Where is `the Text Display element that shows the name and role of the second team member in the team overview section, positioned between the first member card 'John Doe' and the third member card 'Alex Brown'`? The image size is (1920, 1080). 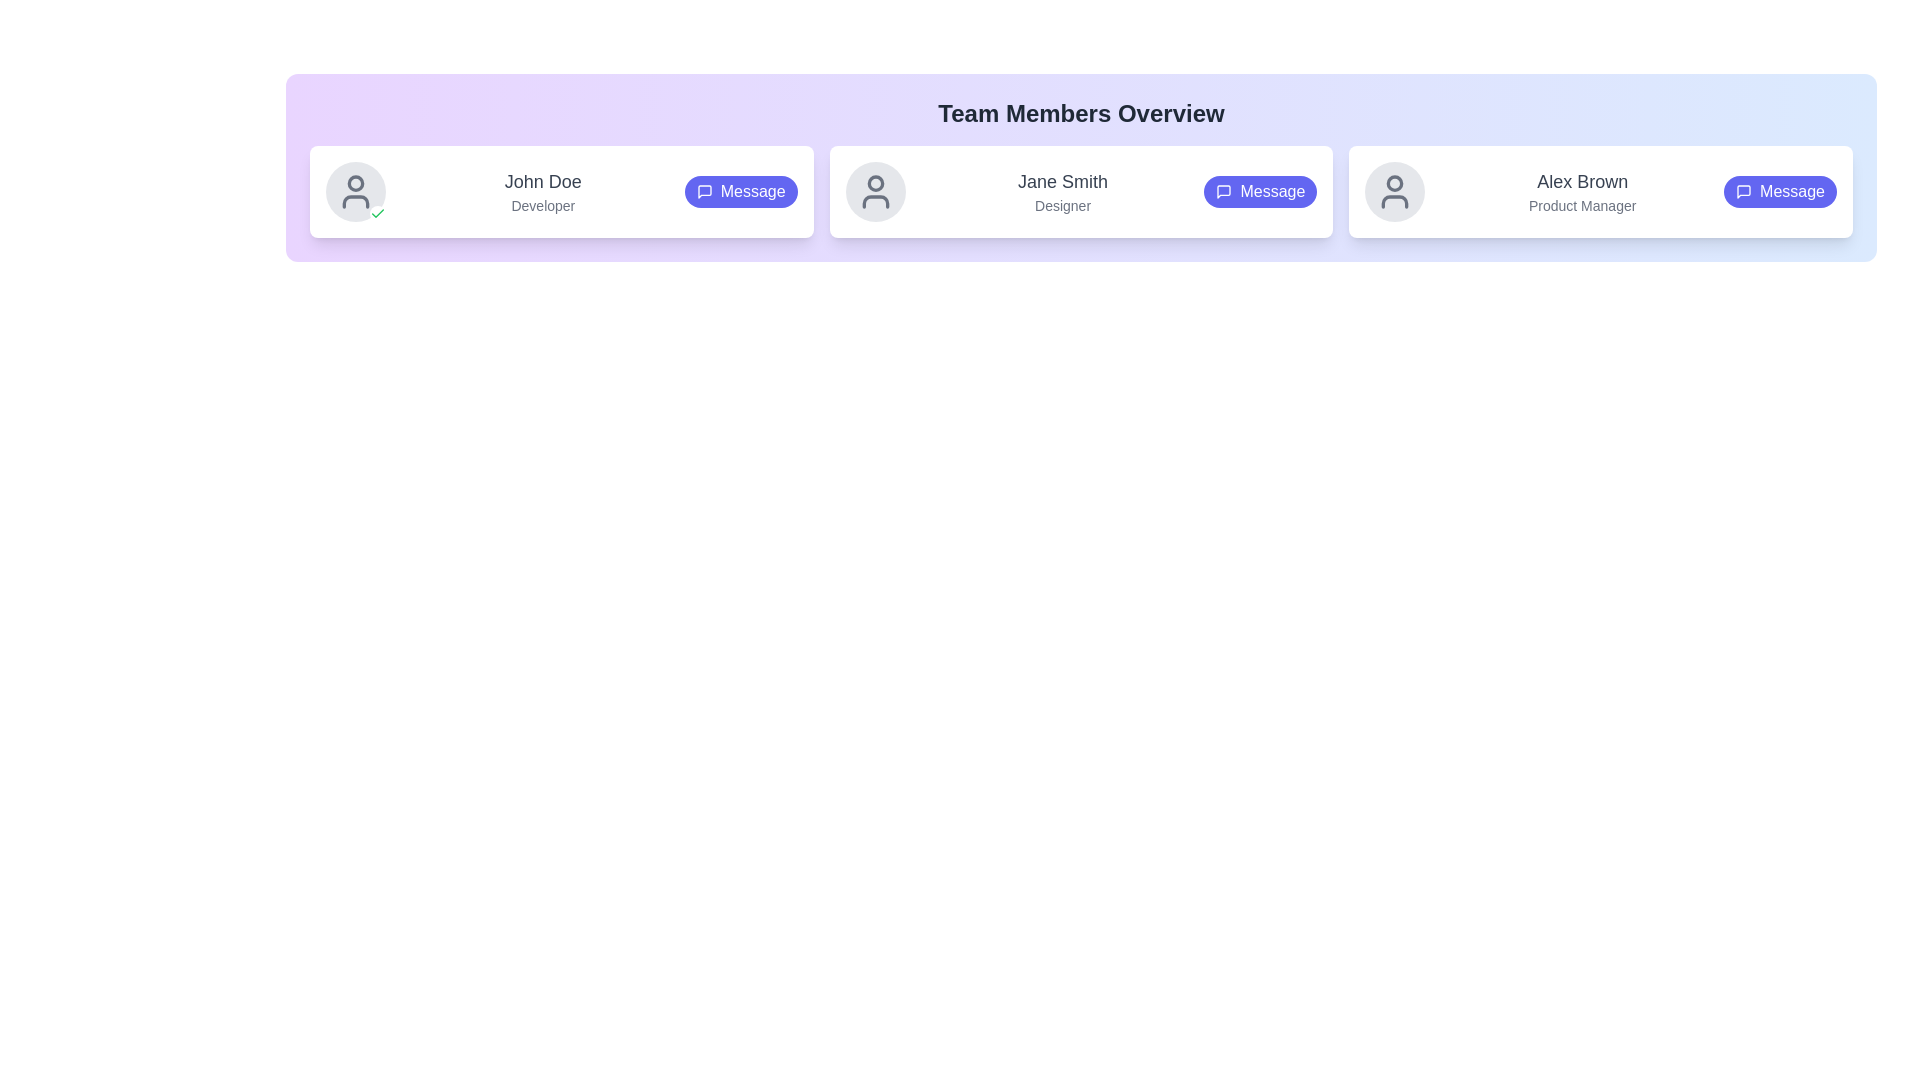 the Text Display element that shows the name and role of the second team member in the team overview section, positioned between the first member card 'John Doe' and the third member card 'Alex Brown' is located at coordinates (1062, 192).